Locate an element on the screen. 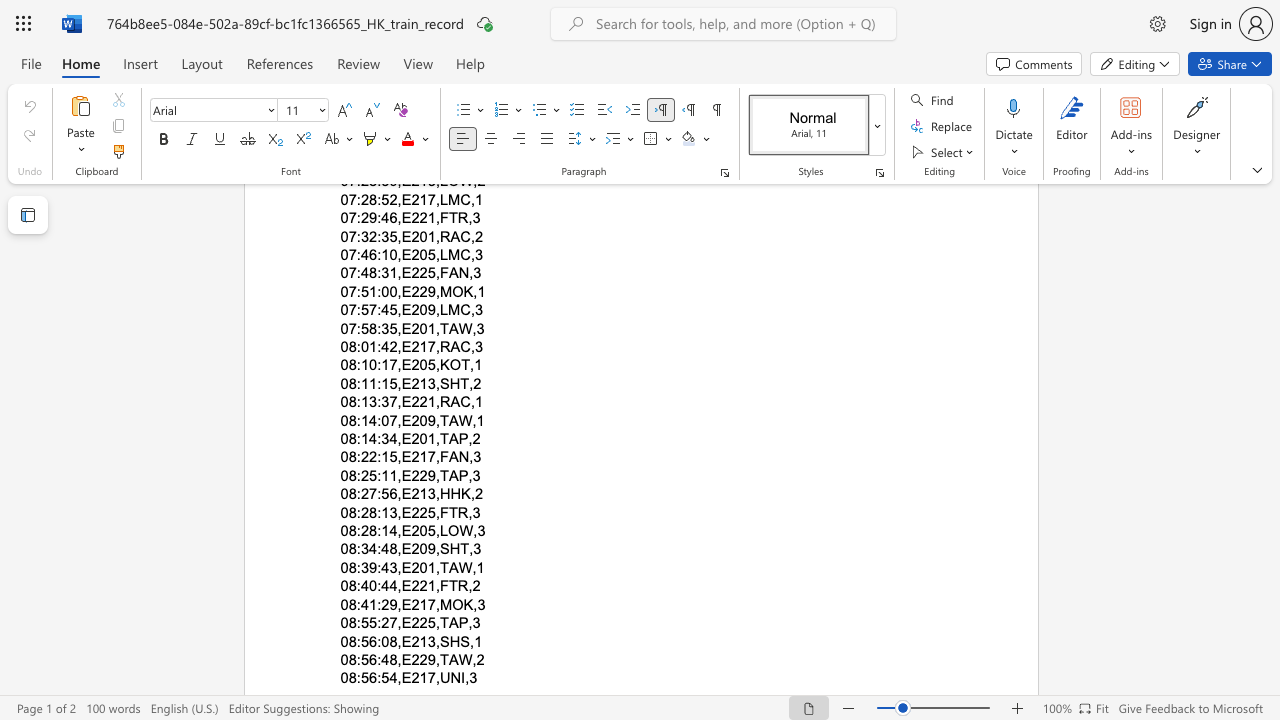  the subset text "25,FTR,3" within the text "08:28:13,E225,FTR,3" is located at coordinates (418, 511).